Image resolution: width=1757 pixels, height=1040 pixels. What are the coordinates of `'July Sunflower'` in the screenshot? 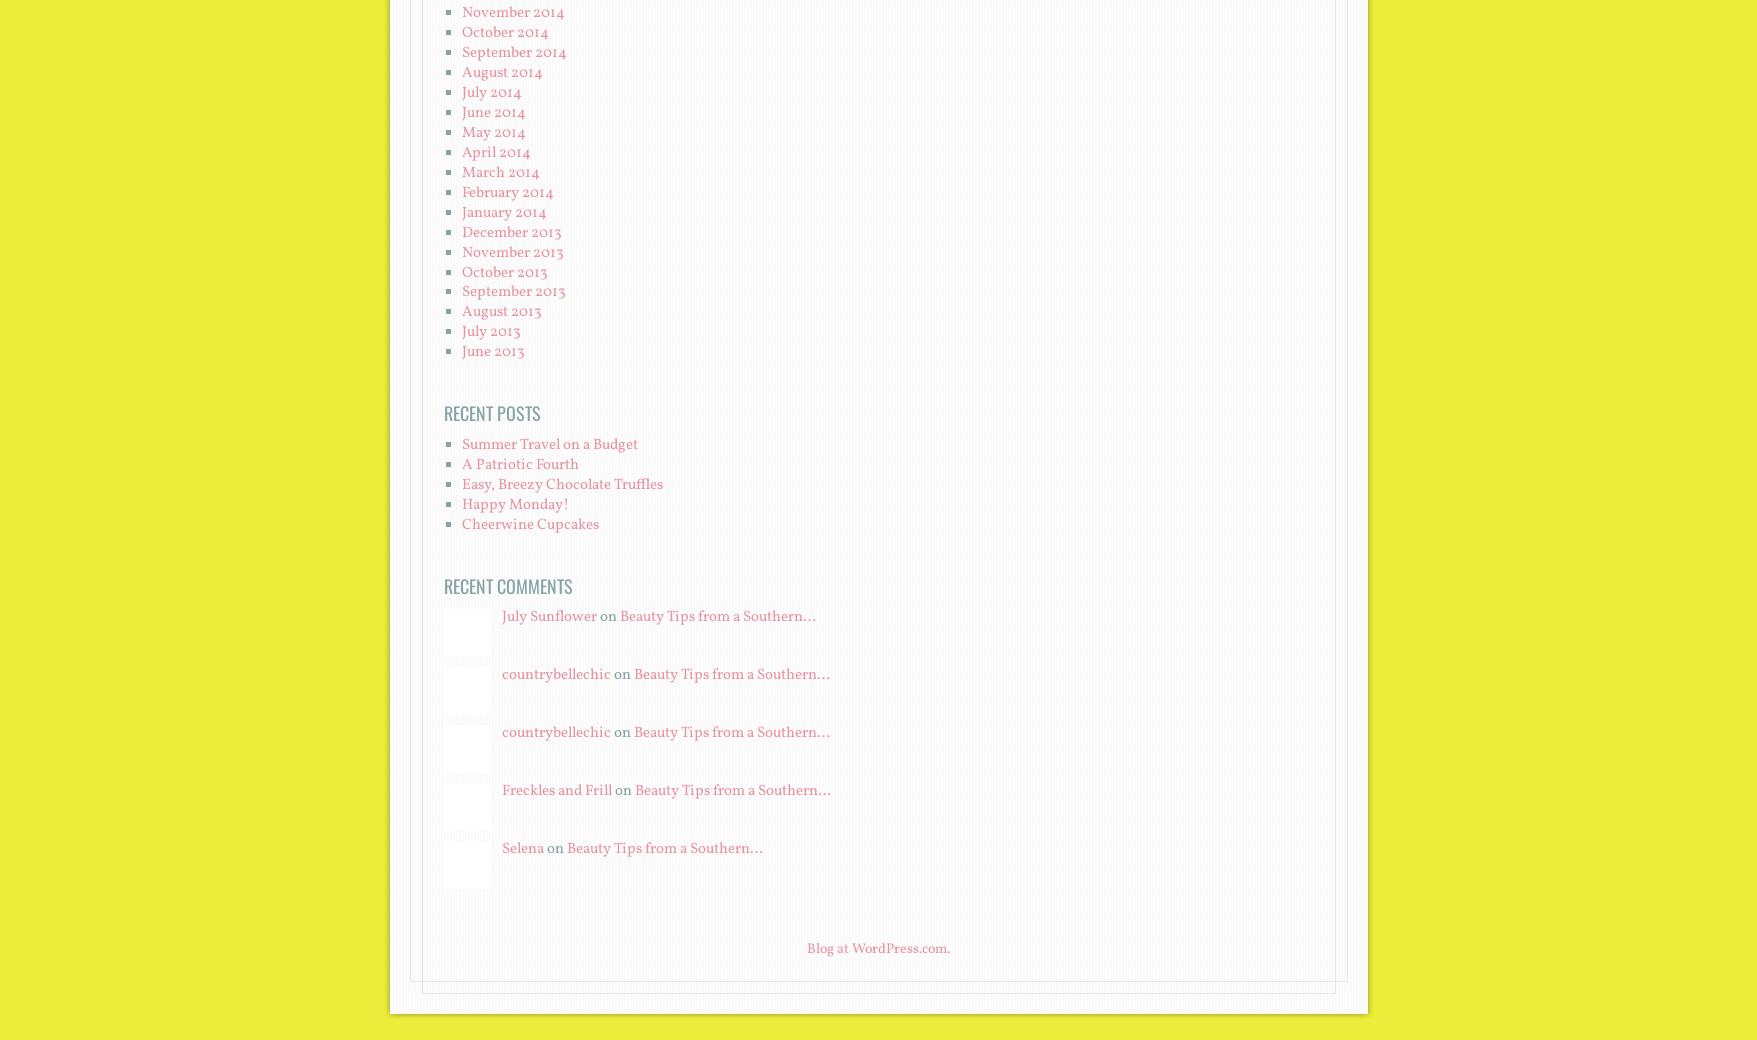 It's located at (548, 616).